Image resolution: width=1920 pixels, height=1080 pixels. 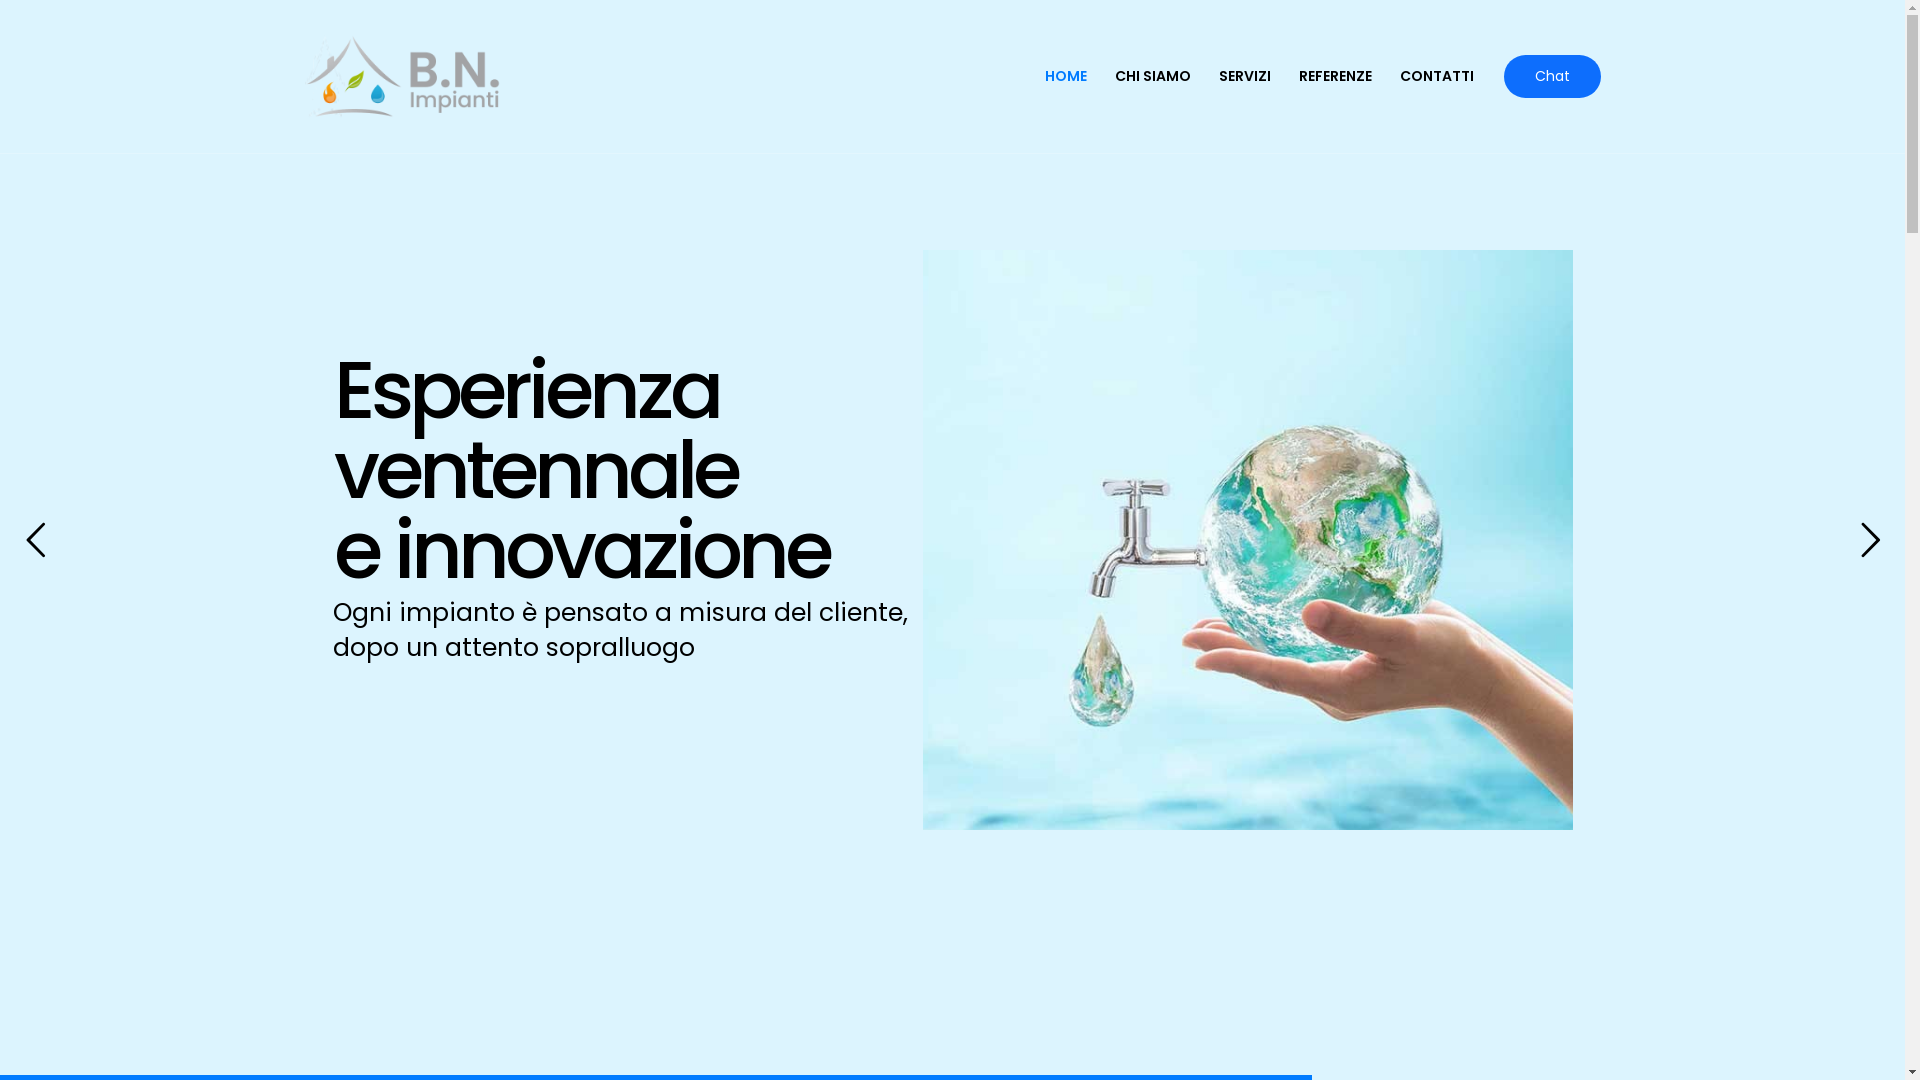 I want to click on 'CHI SIAMO', so click(x=1152, y=75).